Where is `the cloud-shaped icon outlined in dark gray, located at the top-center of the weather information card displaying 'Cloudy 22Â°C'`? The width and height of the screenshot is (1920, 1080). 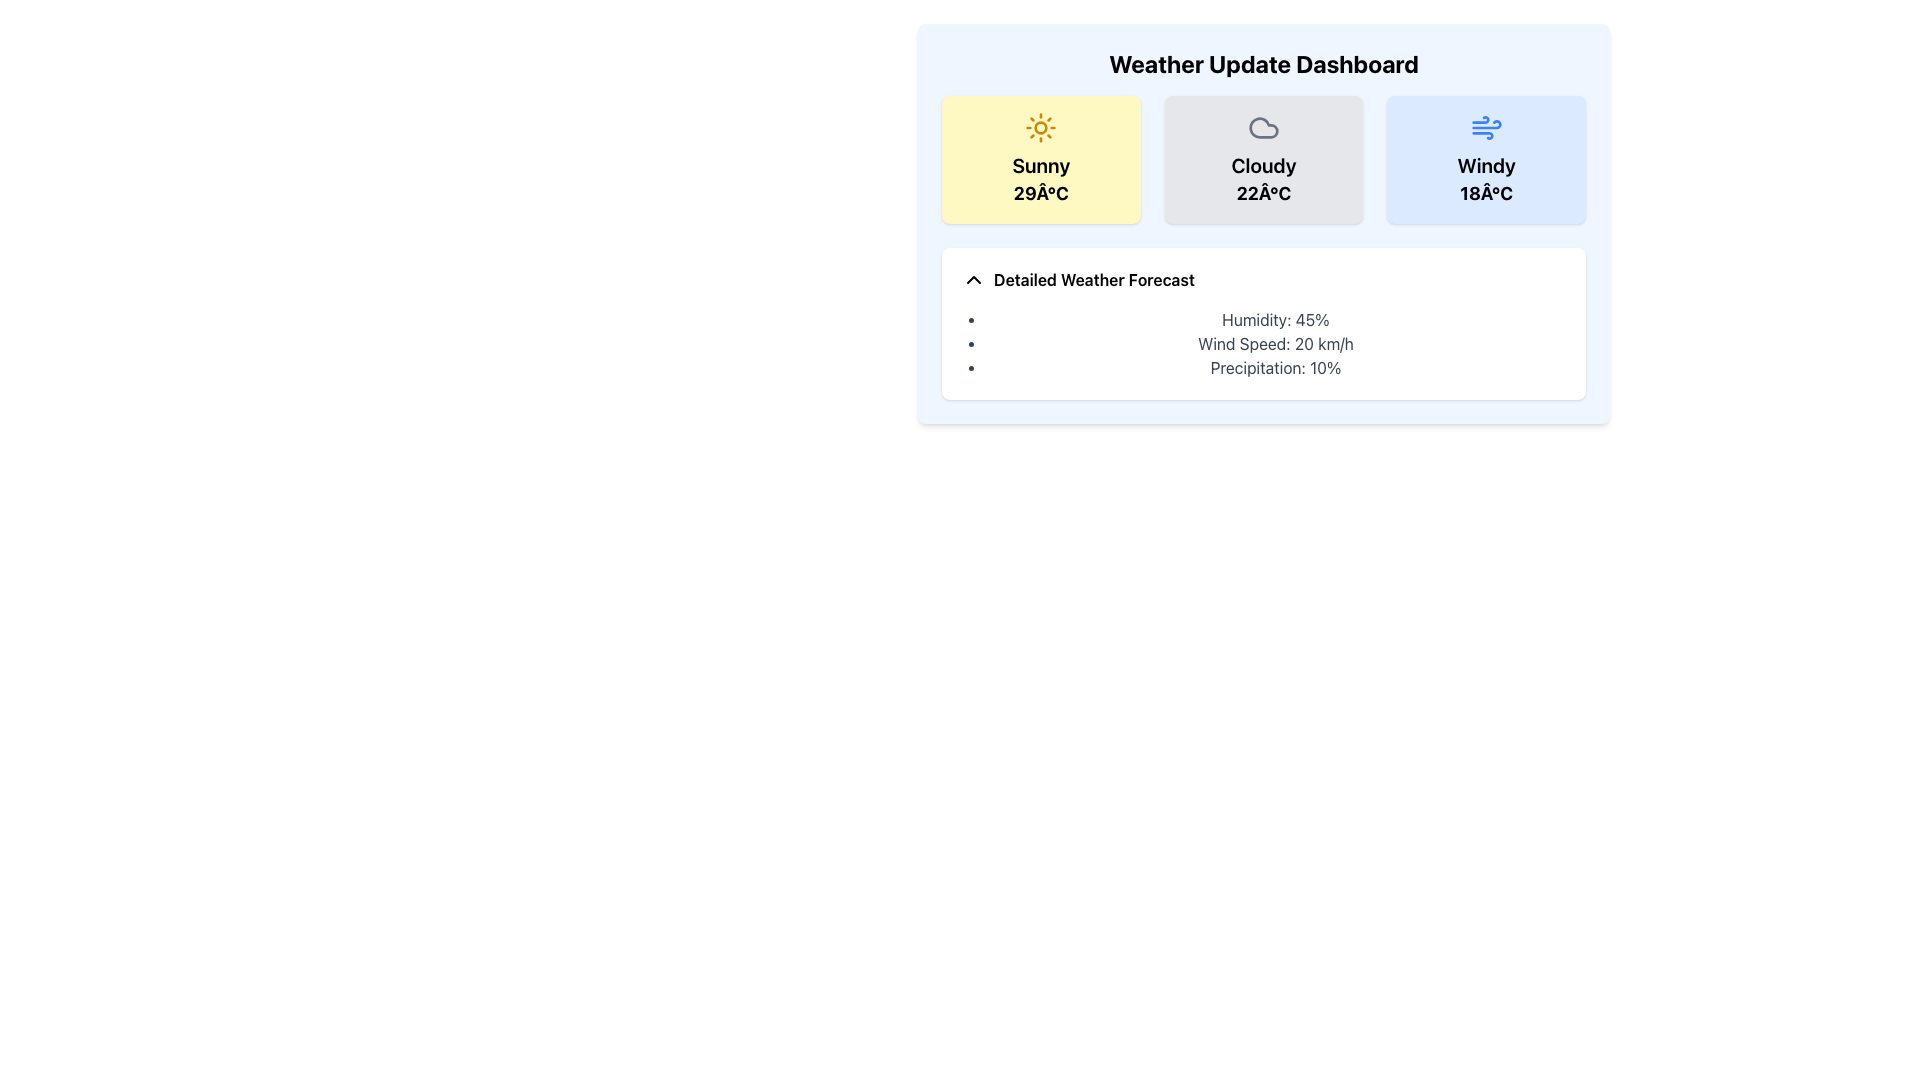 the cloud-shaped icon outlined in dark gray, located at the top-center of the weather information card displaying 'Cloudy 22Â°C' is located at coordinates (1262, 127).